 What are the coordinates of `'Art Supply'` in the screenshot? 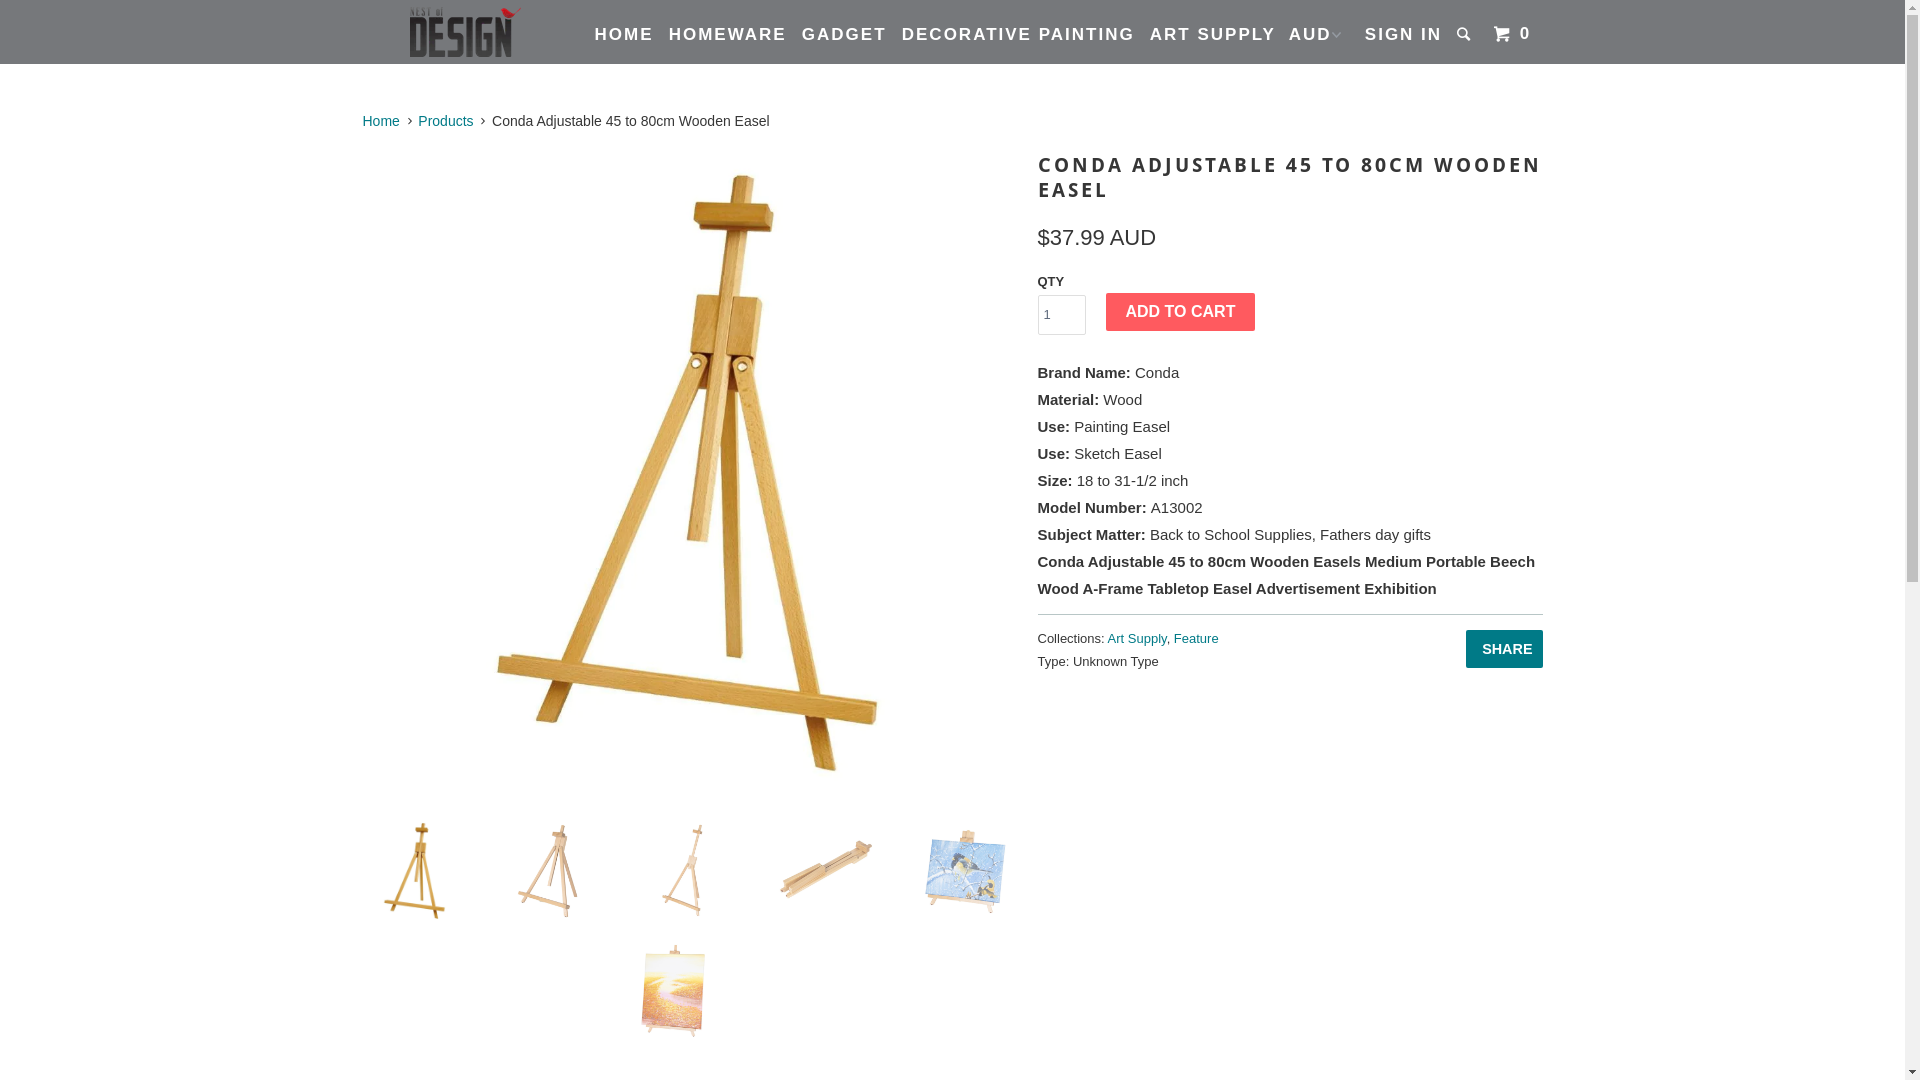 It's located at (1137, 638).